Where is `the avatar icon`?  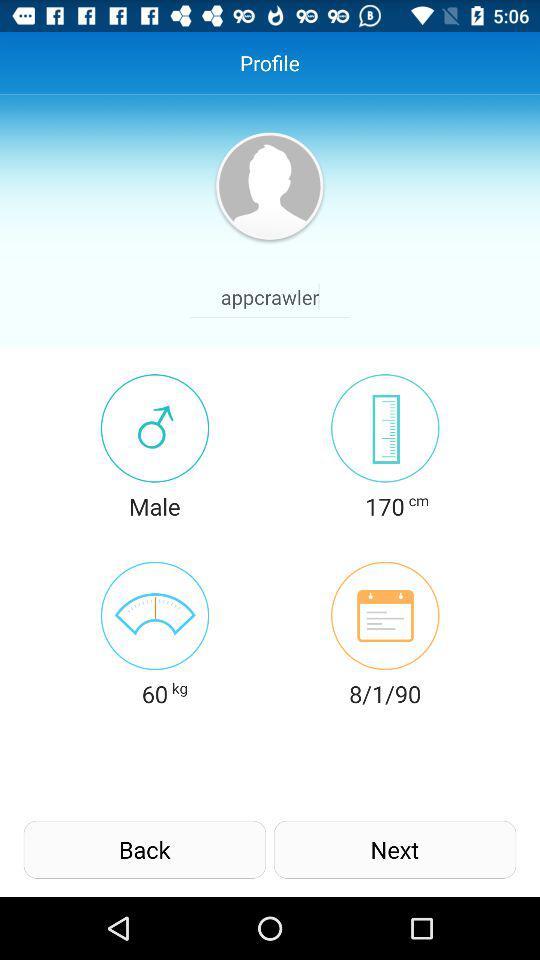 the avatar icon is located at coordinates (269, 199).